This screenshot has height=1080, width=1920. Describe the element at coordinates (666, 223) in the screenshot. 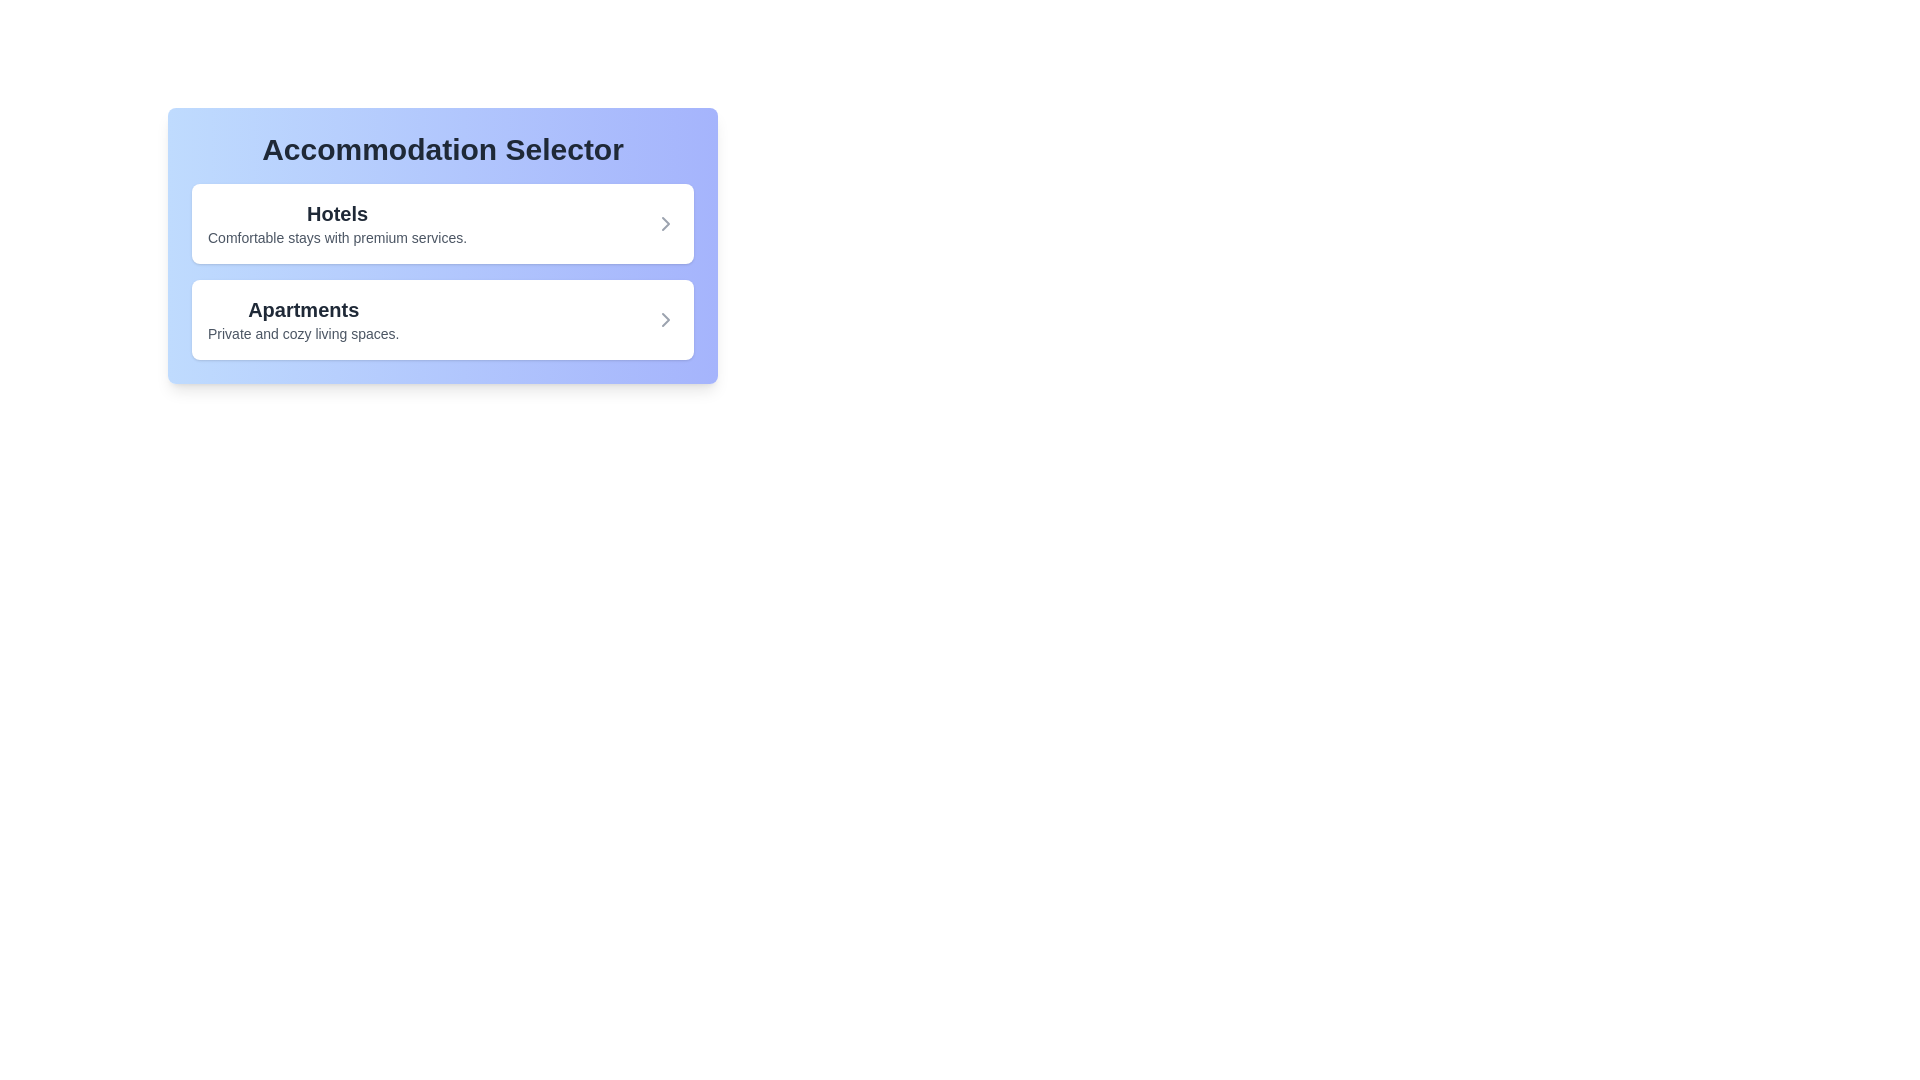

I see `the chevron icon located to the right of the 'Hotels' button` at that location.